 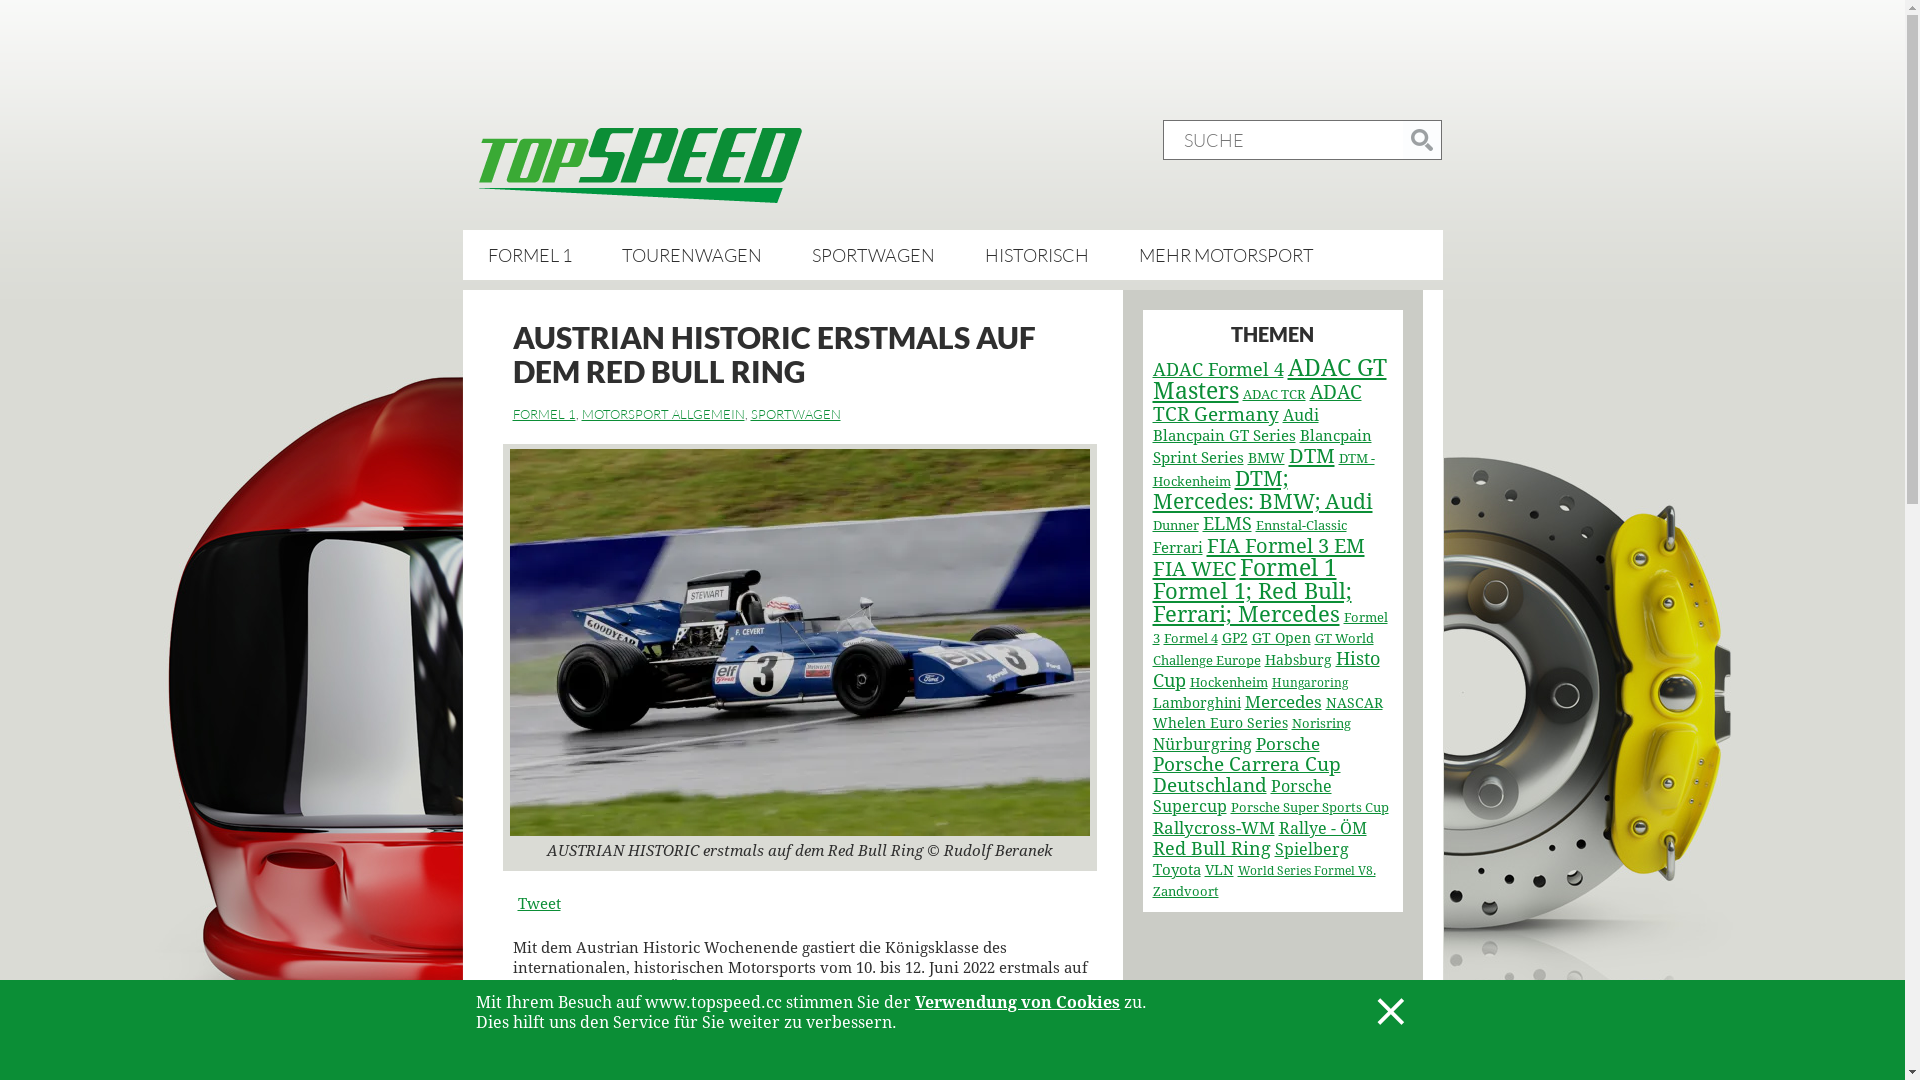 What do you see at coordinates (1240, 795) in the screenshot?
I see `'Porsche Supercup'` at bounding box center [1240, 795].